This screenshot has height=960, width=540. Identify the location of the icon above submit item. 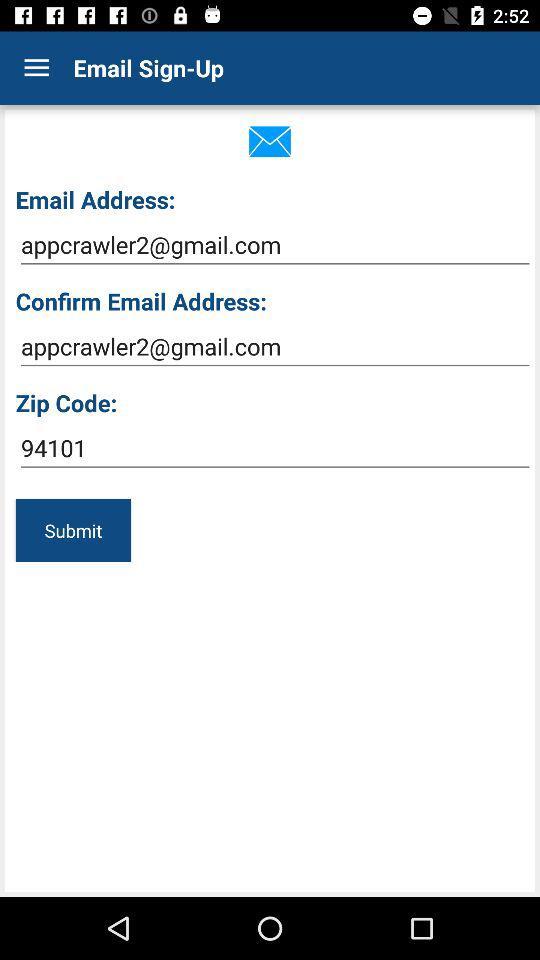
(274, 448).